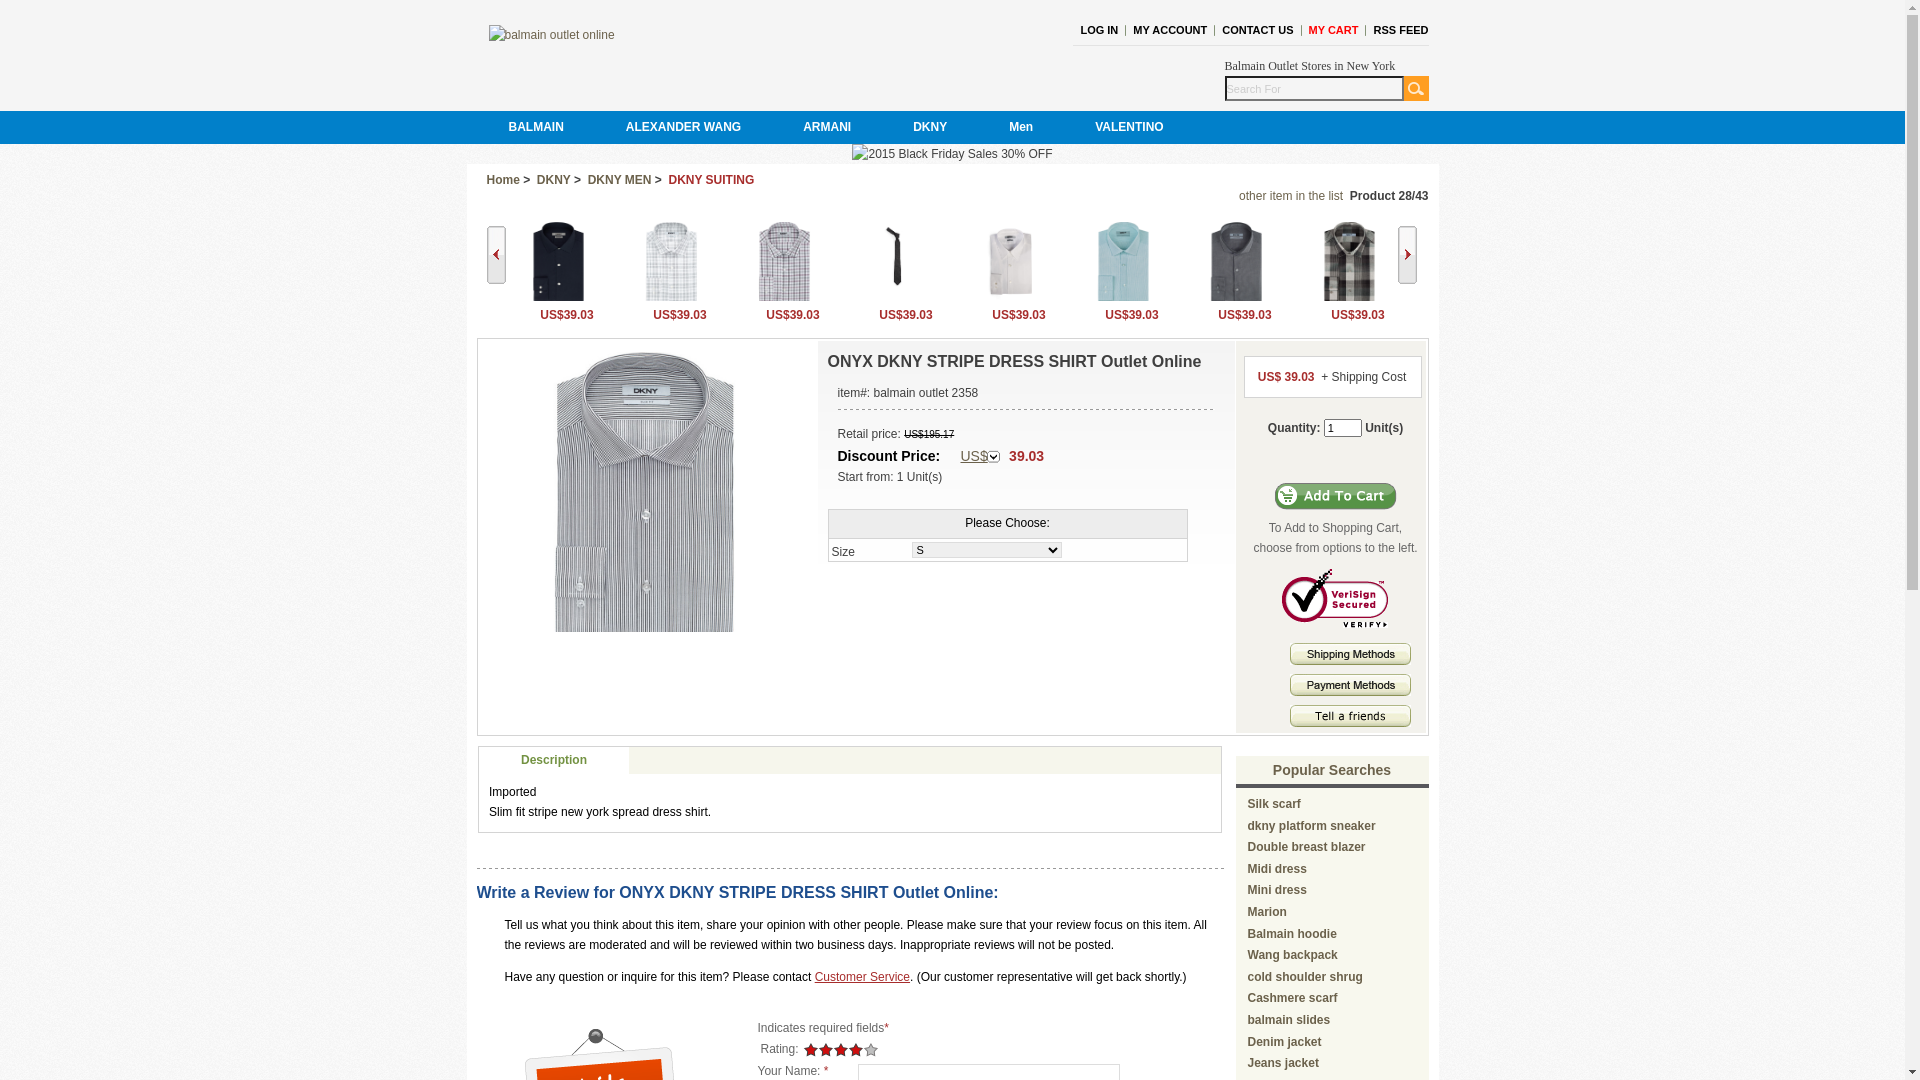 The image size is (1920, 1080). What do you see at coordinates (1292, 954) in the screenshot?
I see `'Wang backpack'` at bounding box center [1292, 954].